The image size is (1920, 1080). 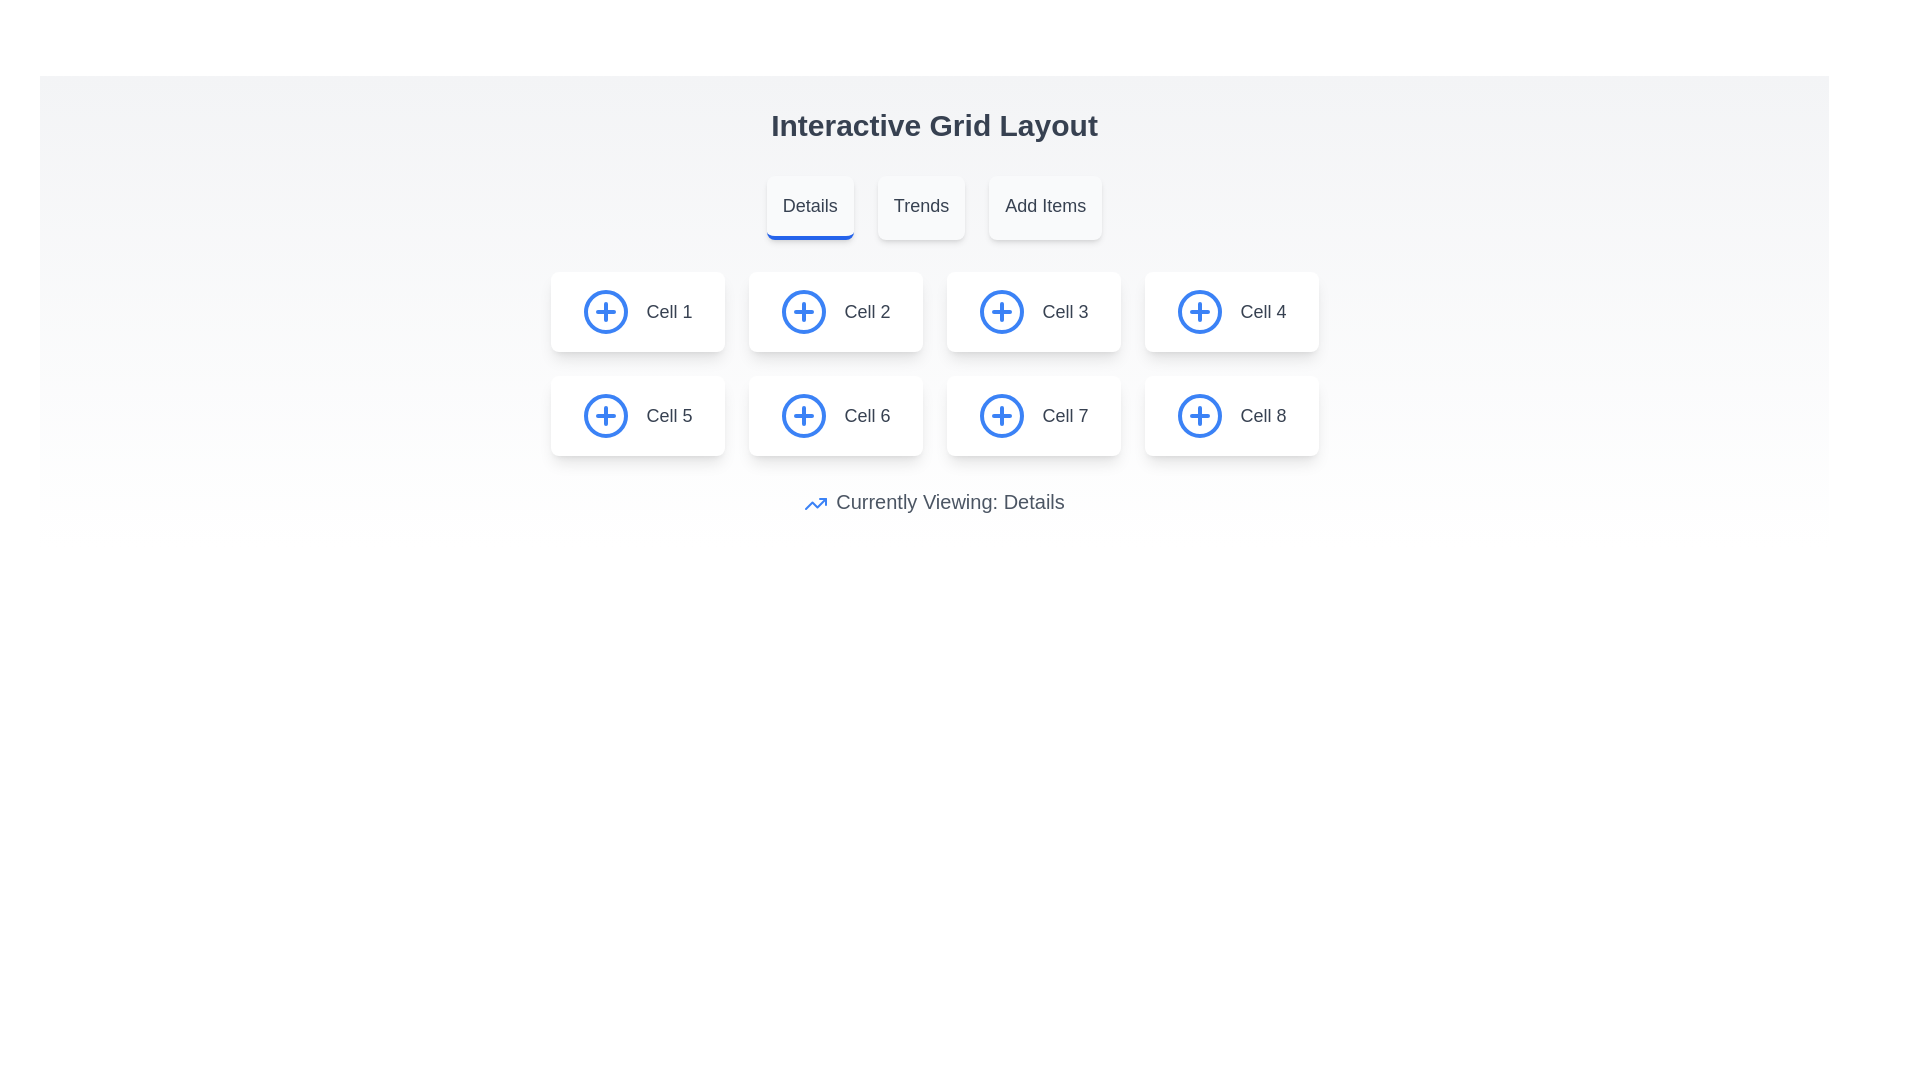 I want to click on the Static Text Label 'Cell 3', which identifies its respective card in the grid layout, so click(x=1064, y=312).